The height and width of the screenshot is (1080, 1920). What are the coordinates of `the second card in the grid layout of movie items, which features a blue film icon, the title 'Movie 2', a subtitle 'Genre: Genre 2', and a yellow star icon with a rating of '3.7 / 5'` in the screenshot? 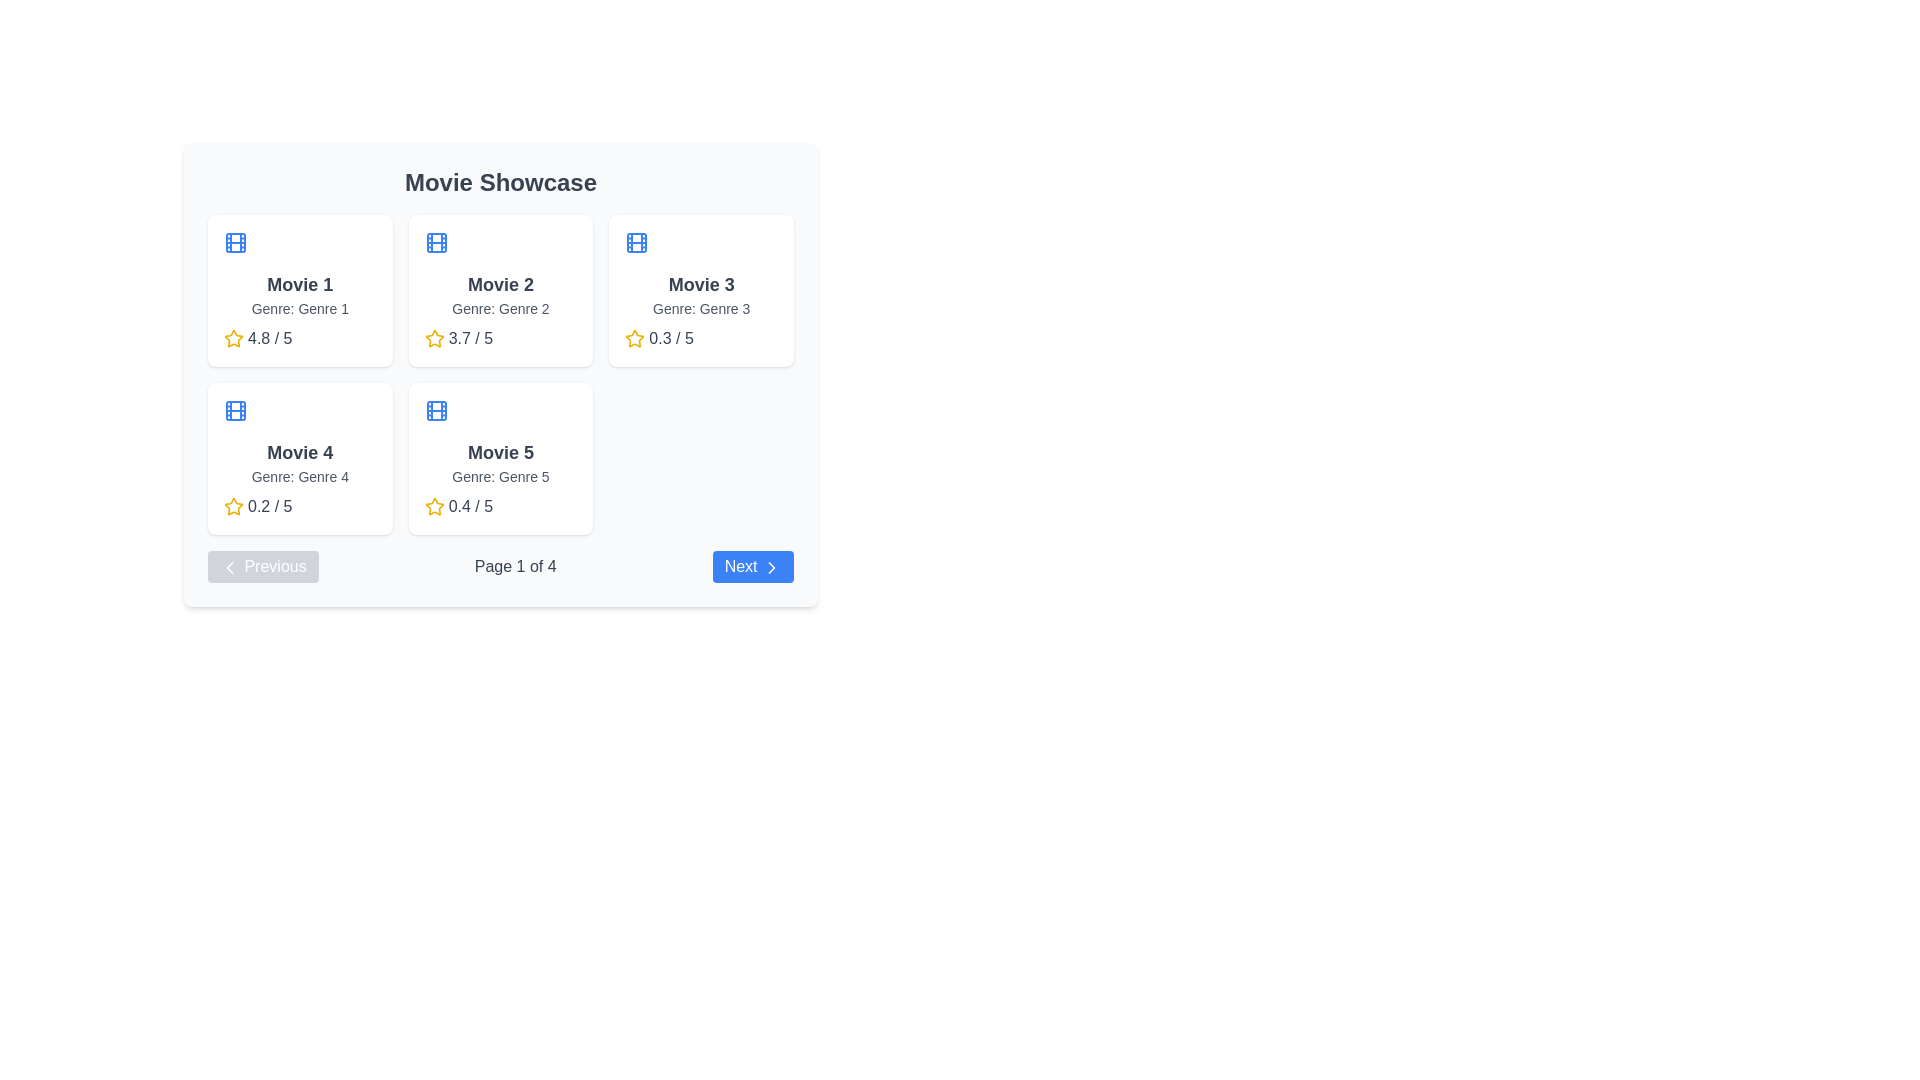 It's located at (500, 290).